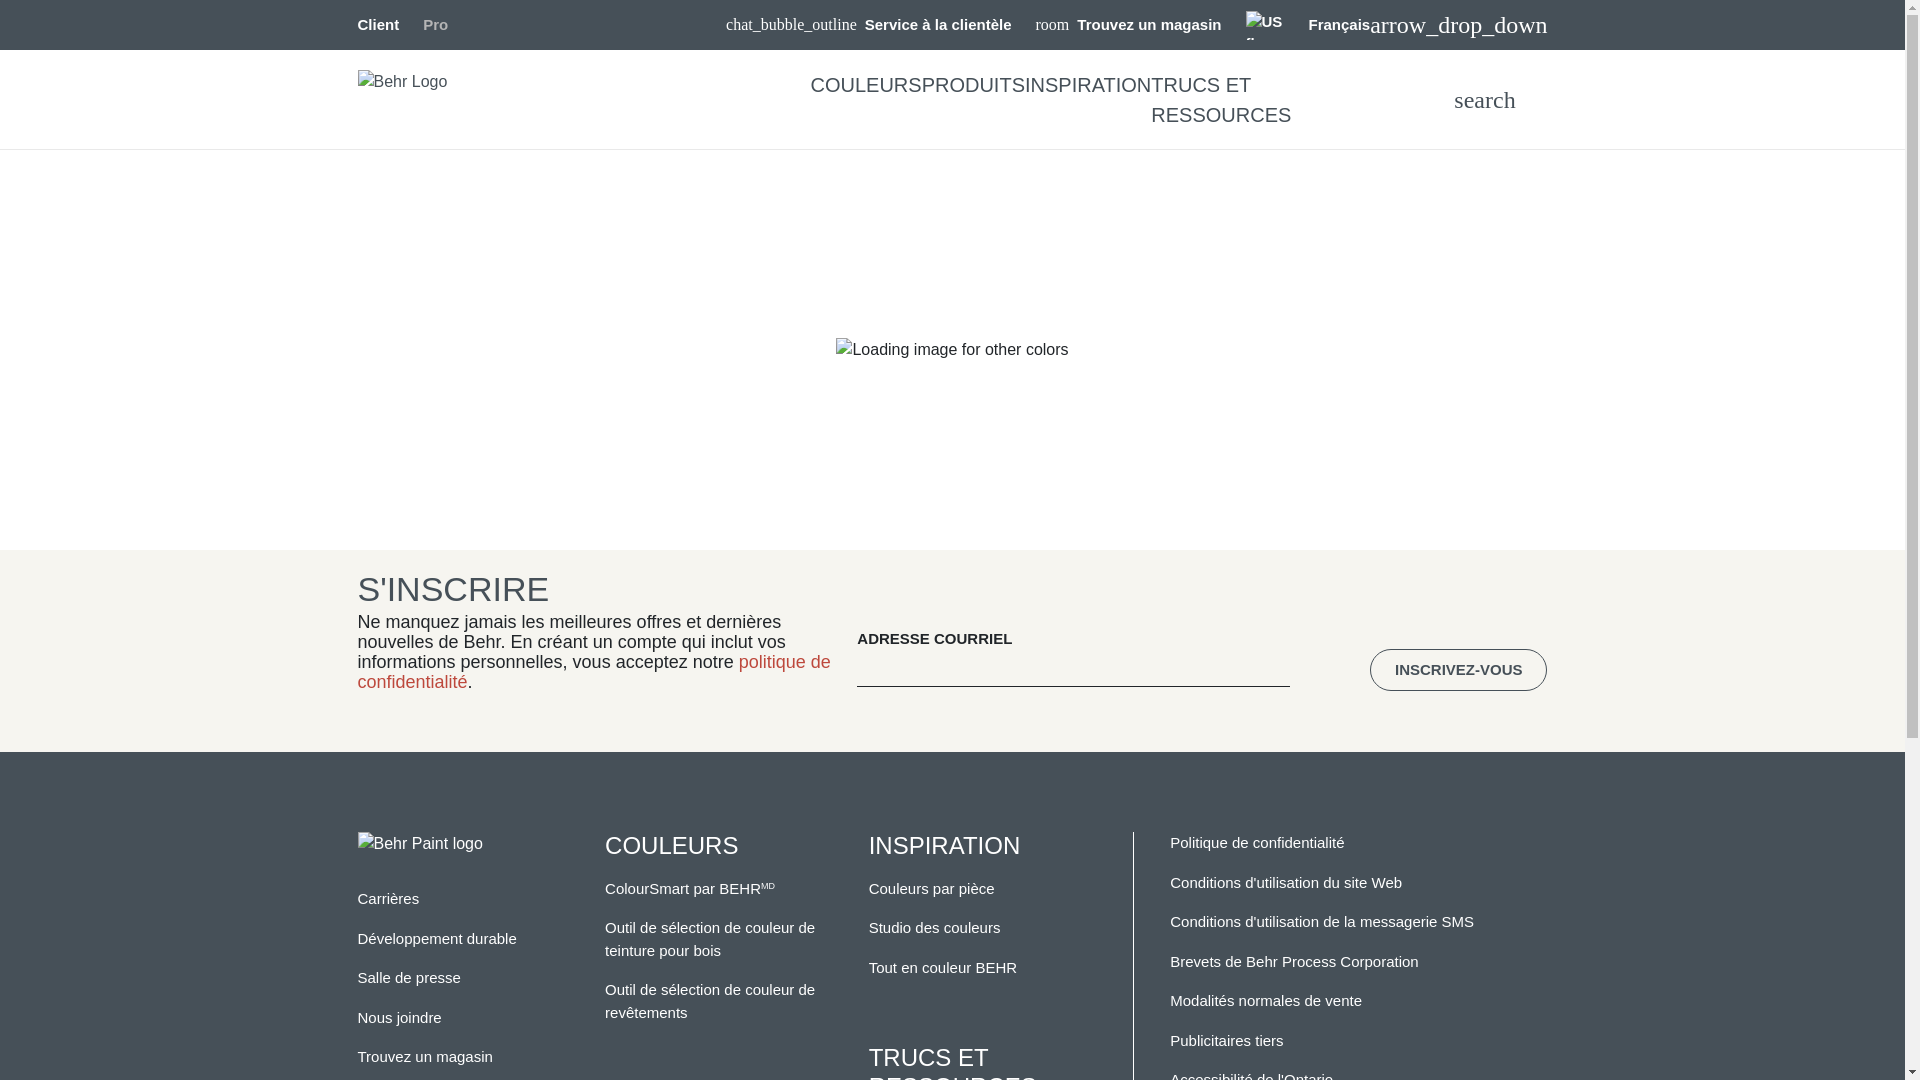  Describe the element at coordinates (1459, 670) in the screenshot. I see `'INSCRIVEZ-VOUS'` at that location.